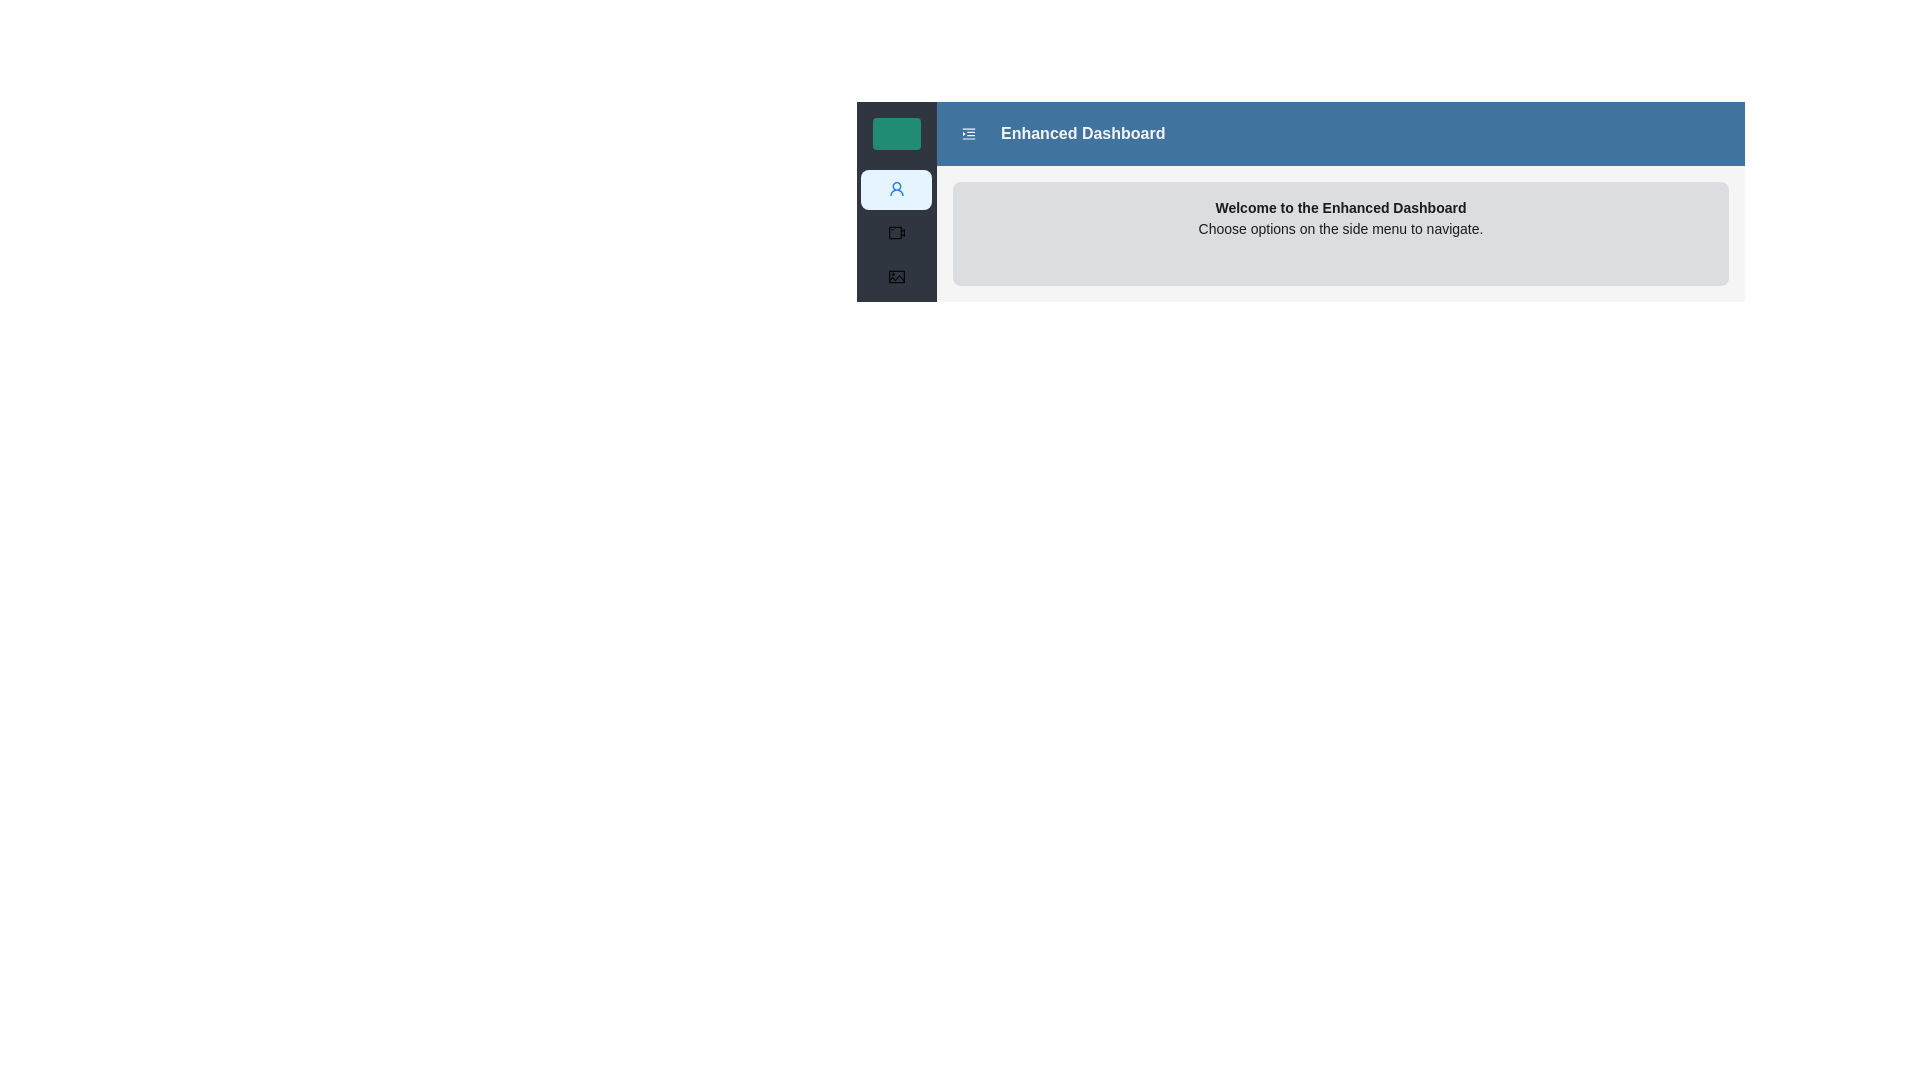 The height and width of the screenshot is (1080, 1920). What do you see at coordinates (895, 277) in the screenshot?
I see `the 'Gallery' icon located` at bounding box center [895, 277].